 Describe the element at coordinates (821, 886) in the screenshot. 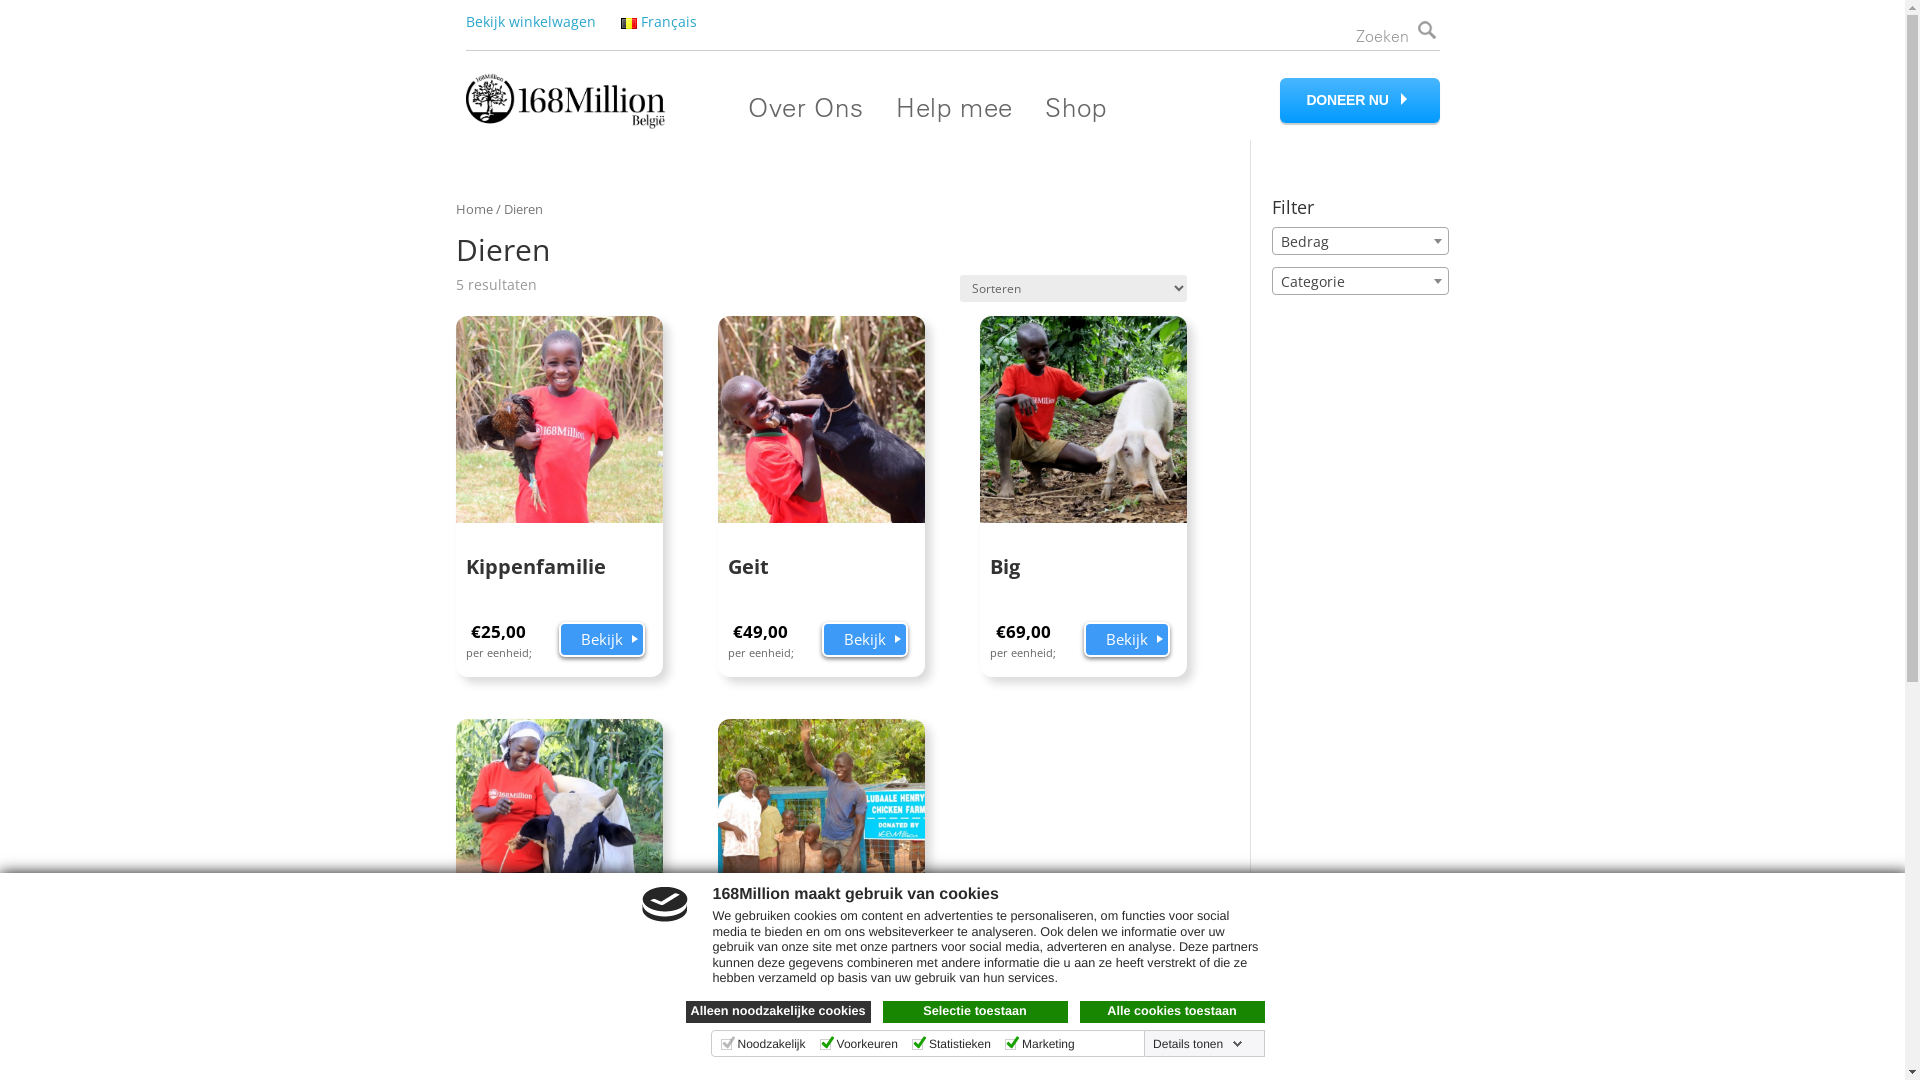

I see `'Kippenhok met Kippenfamilie'` at that location.